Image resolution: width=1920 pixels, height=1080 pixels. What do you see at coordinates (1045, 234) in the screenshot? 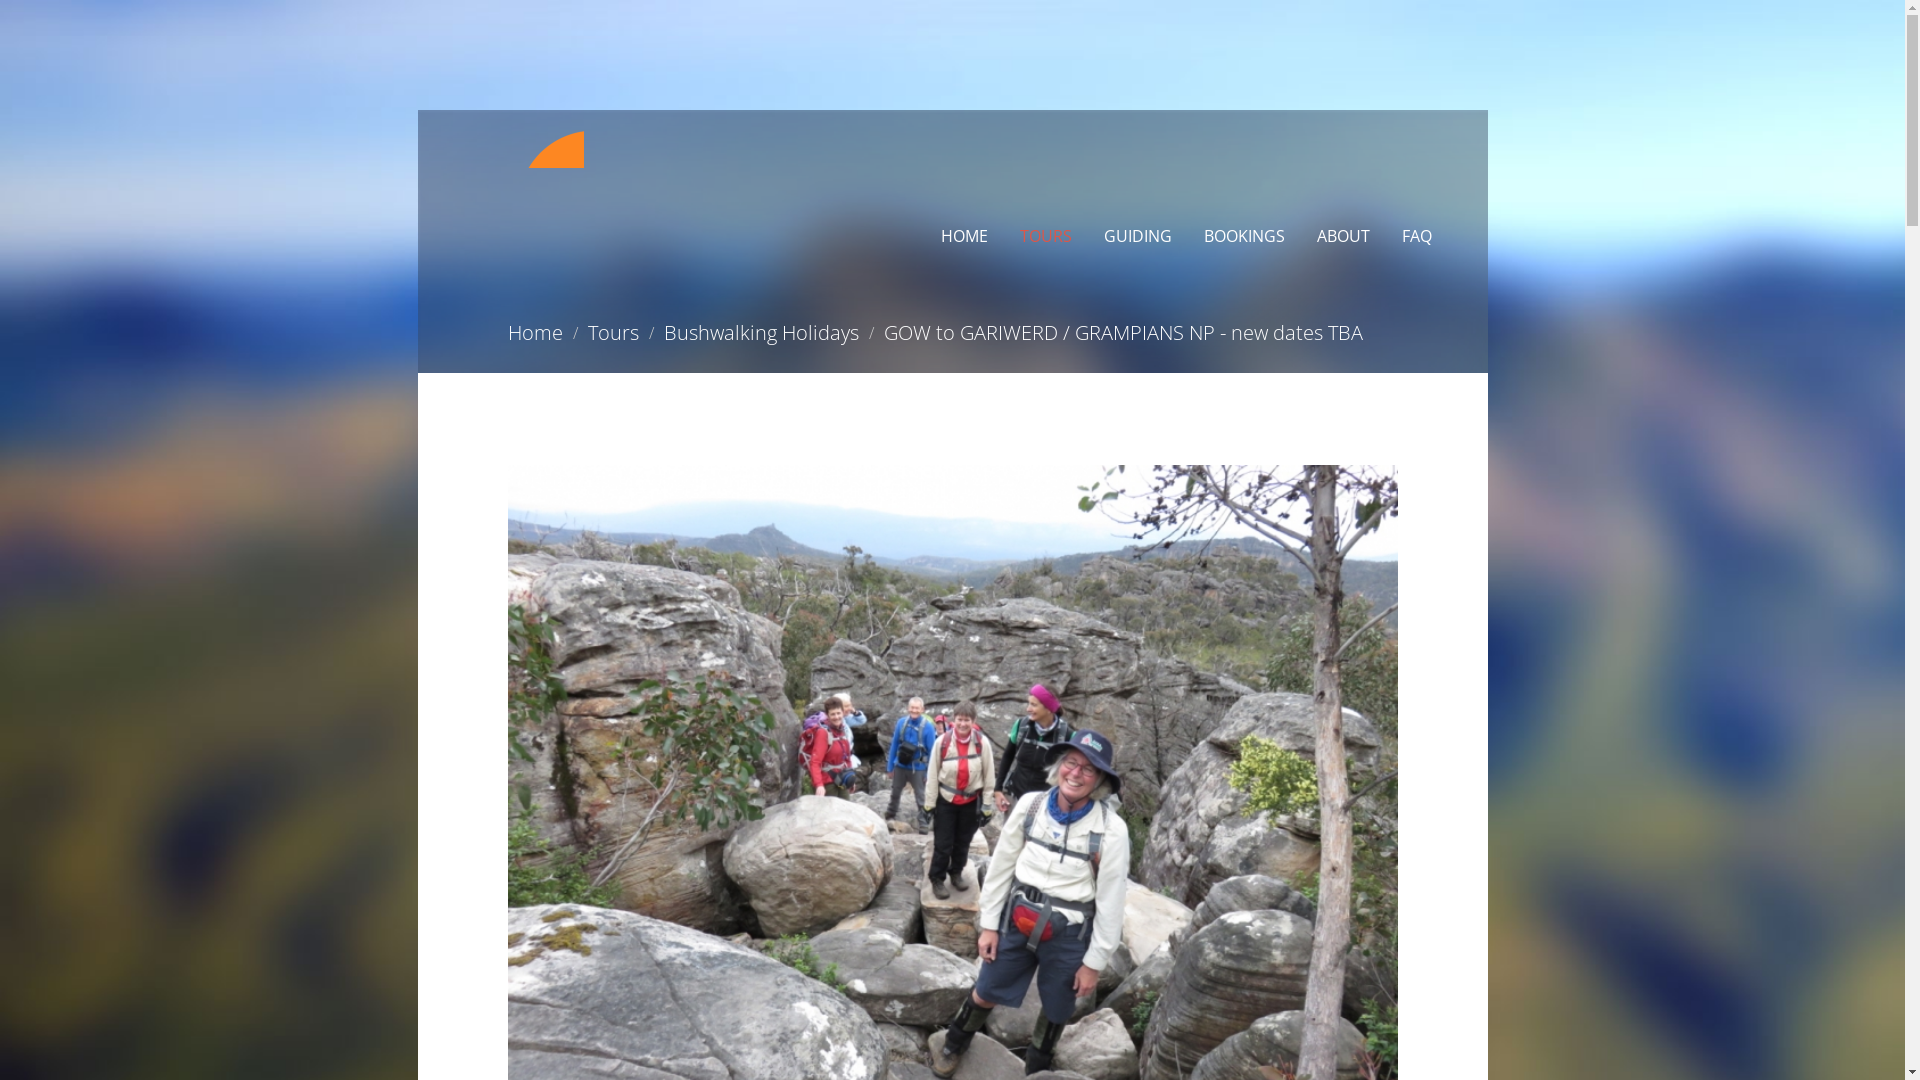
I see `'TOURS'` at bounding box center [1045, 234].